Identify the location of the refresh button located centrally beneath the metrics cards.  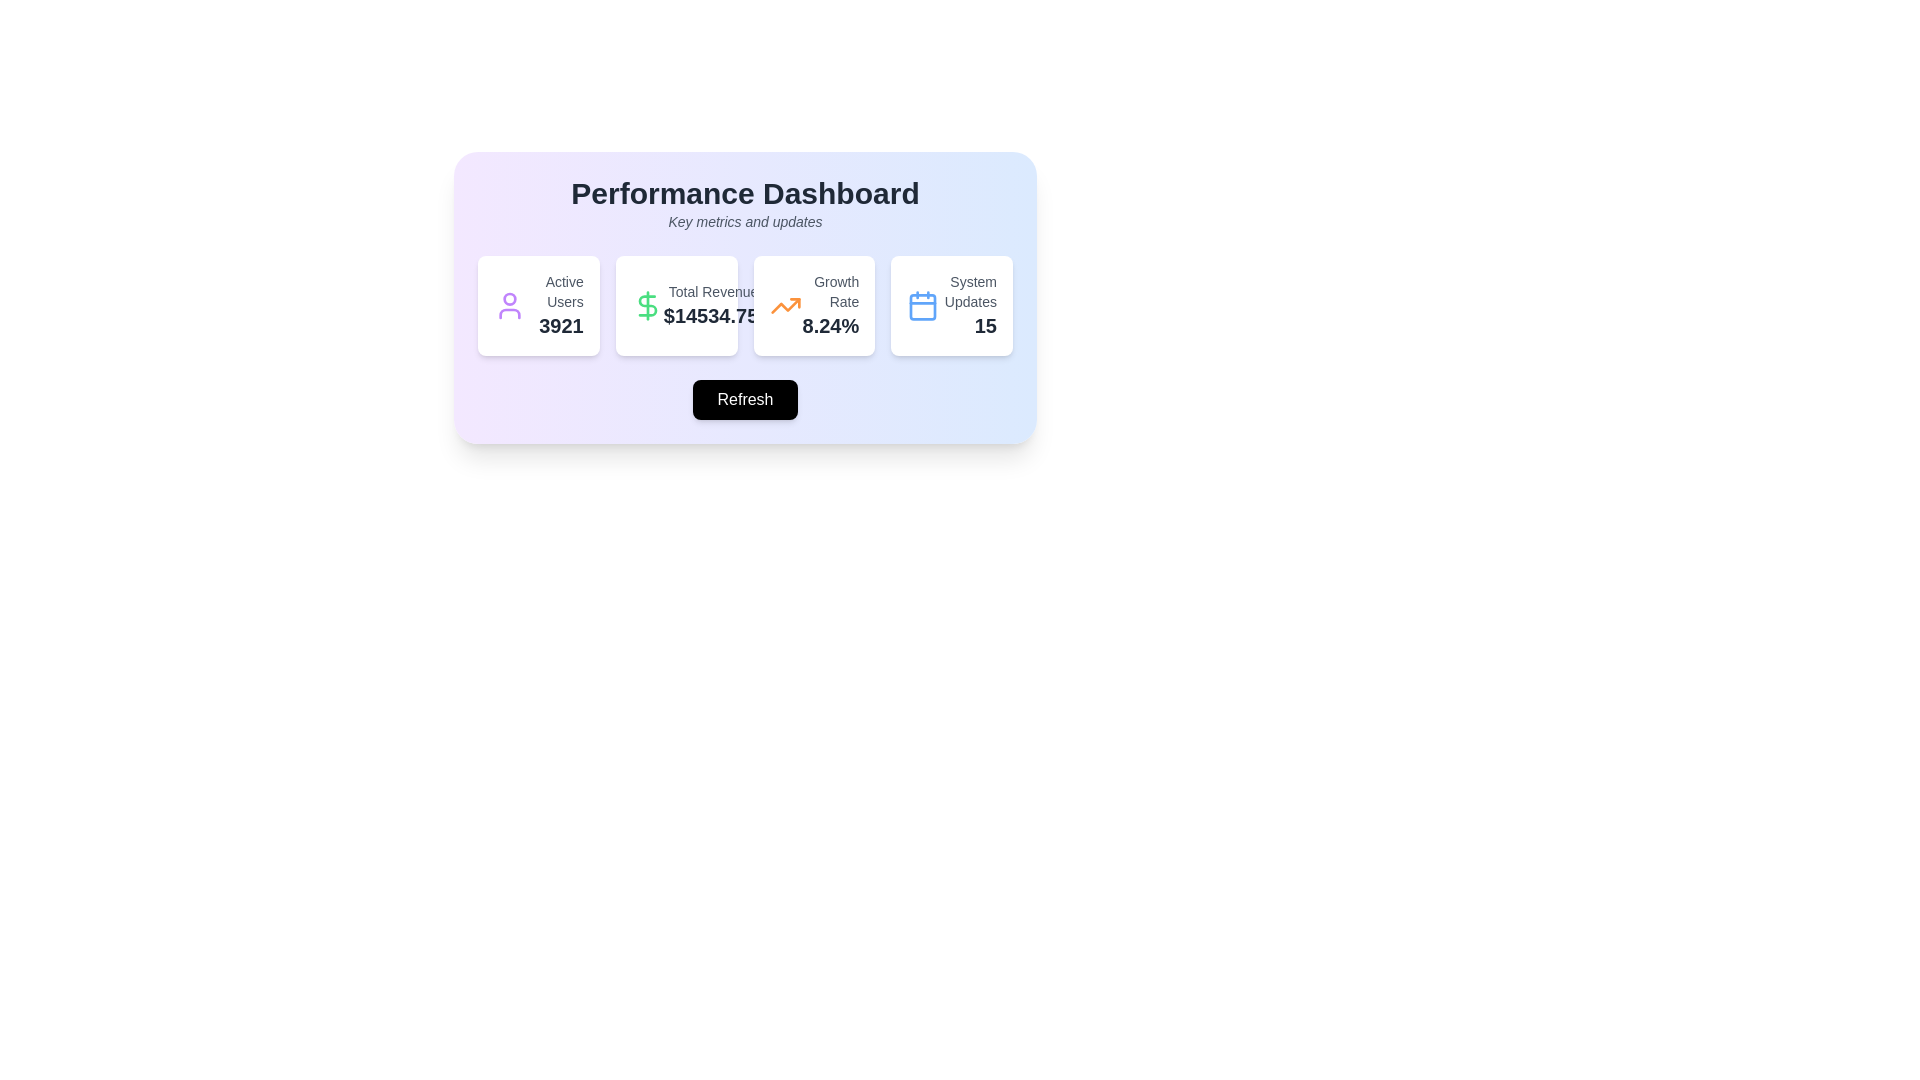
(744, 400).